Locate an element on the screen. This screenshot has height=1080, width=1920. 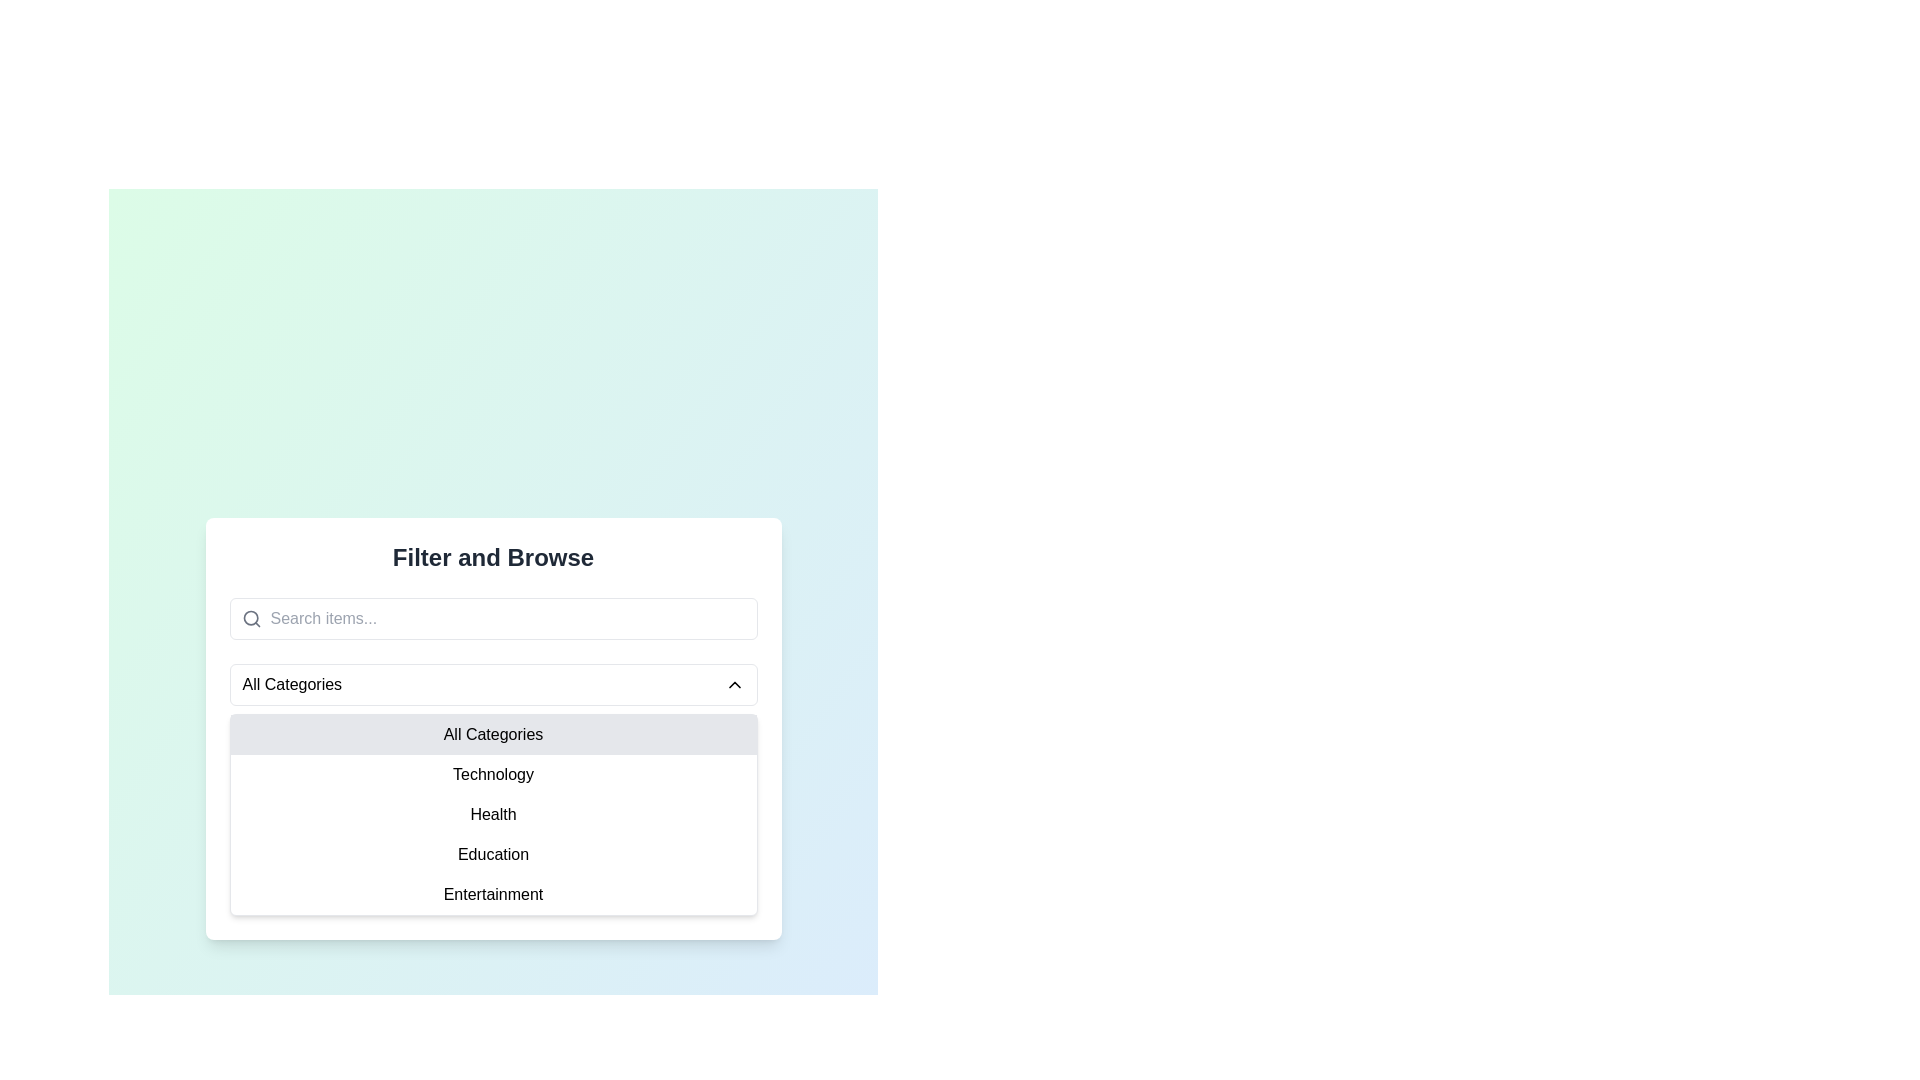
the fifth item in the dropdown menu titled 'Filter and Browse' is located at coordinates (493, 893).